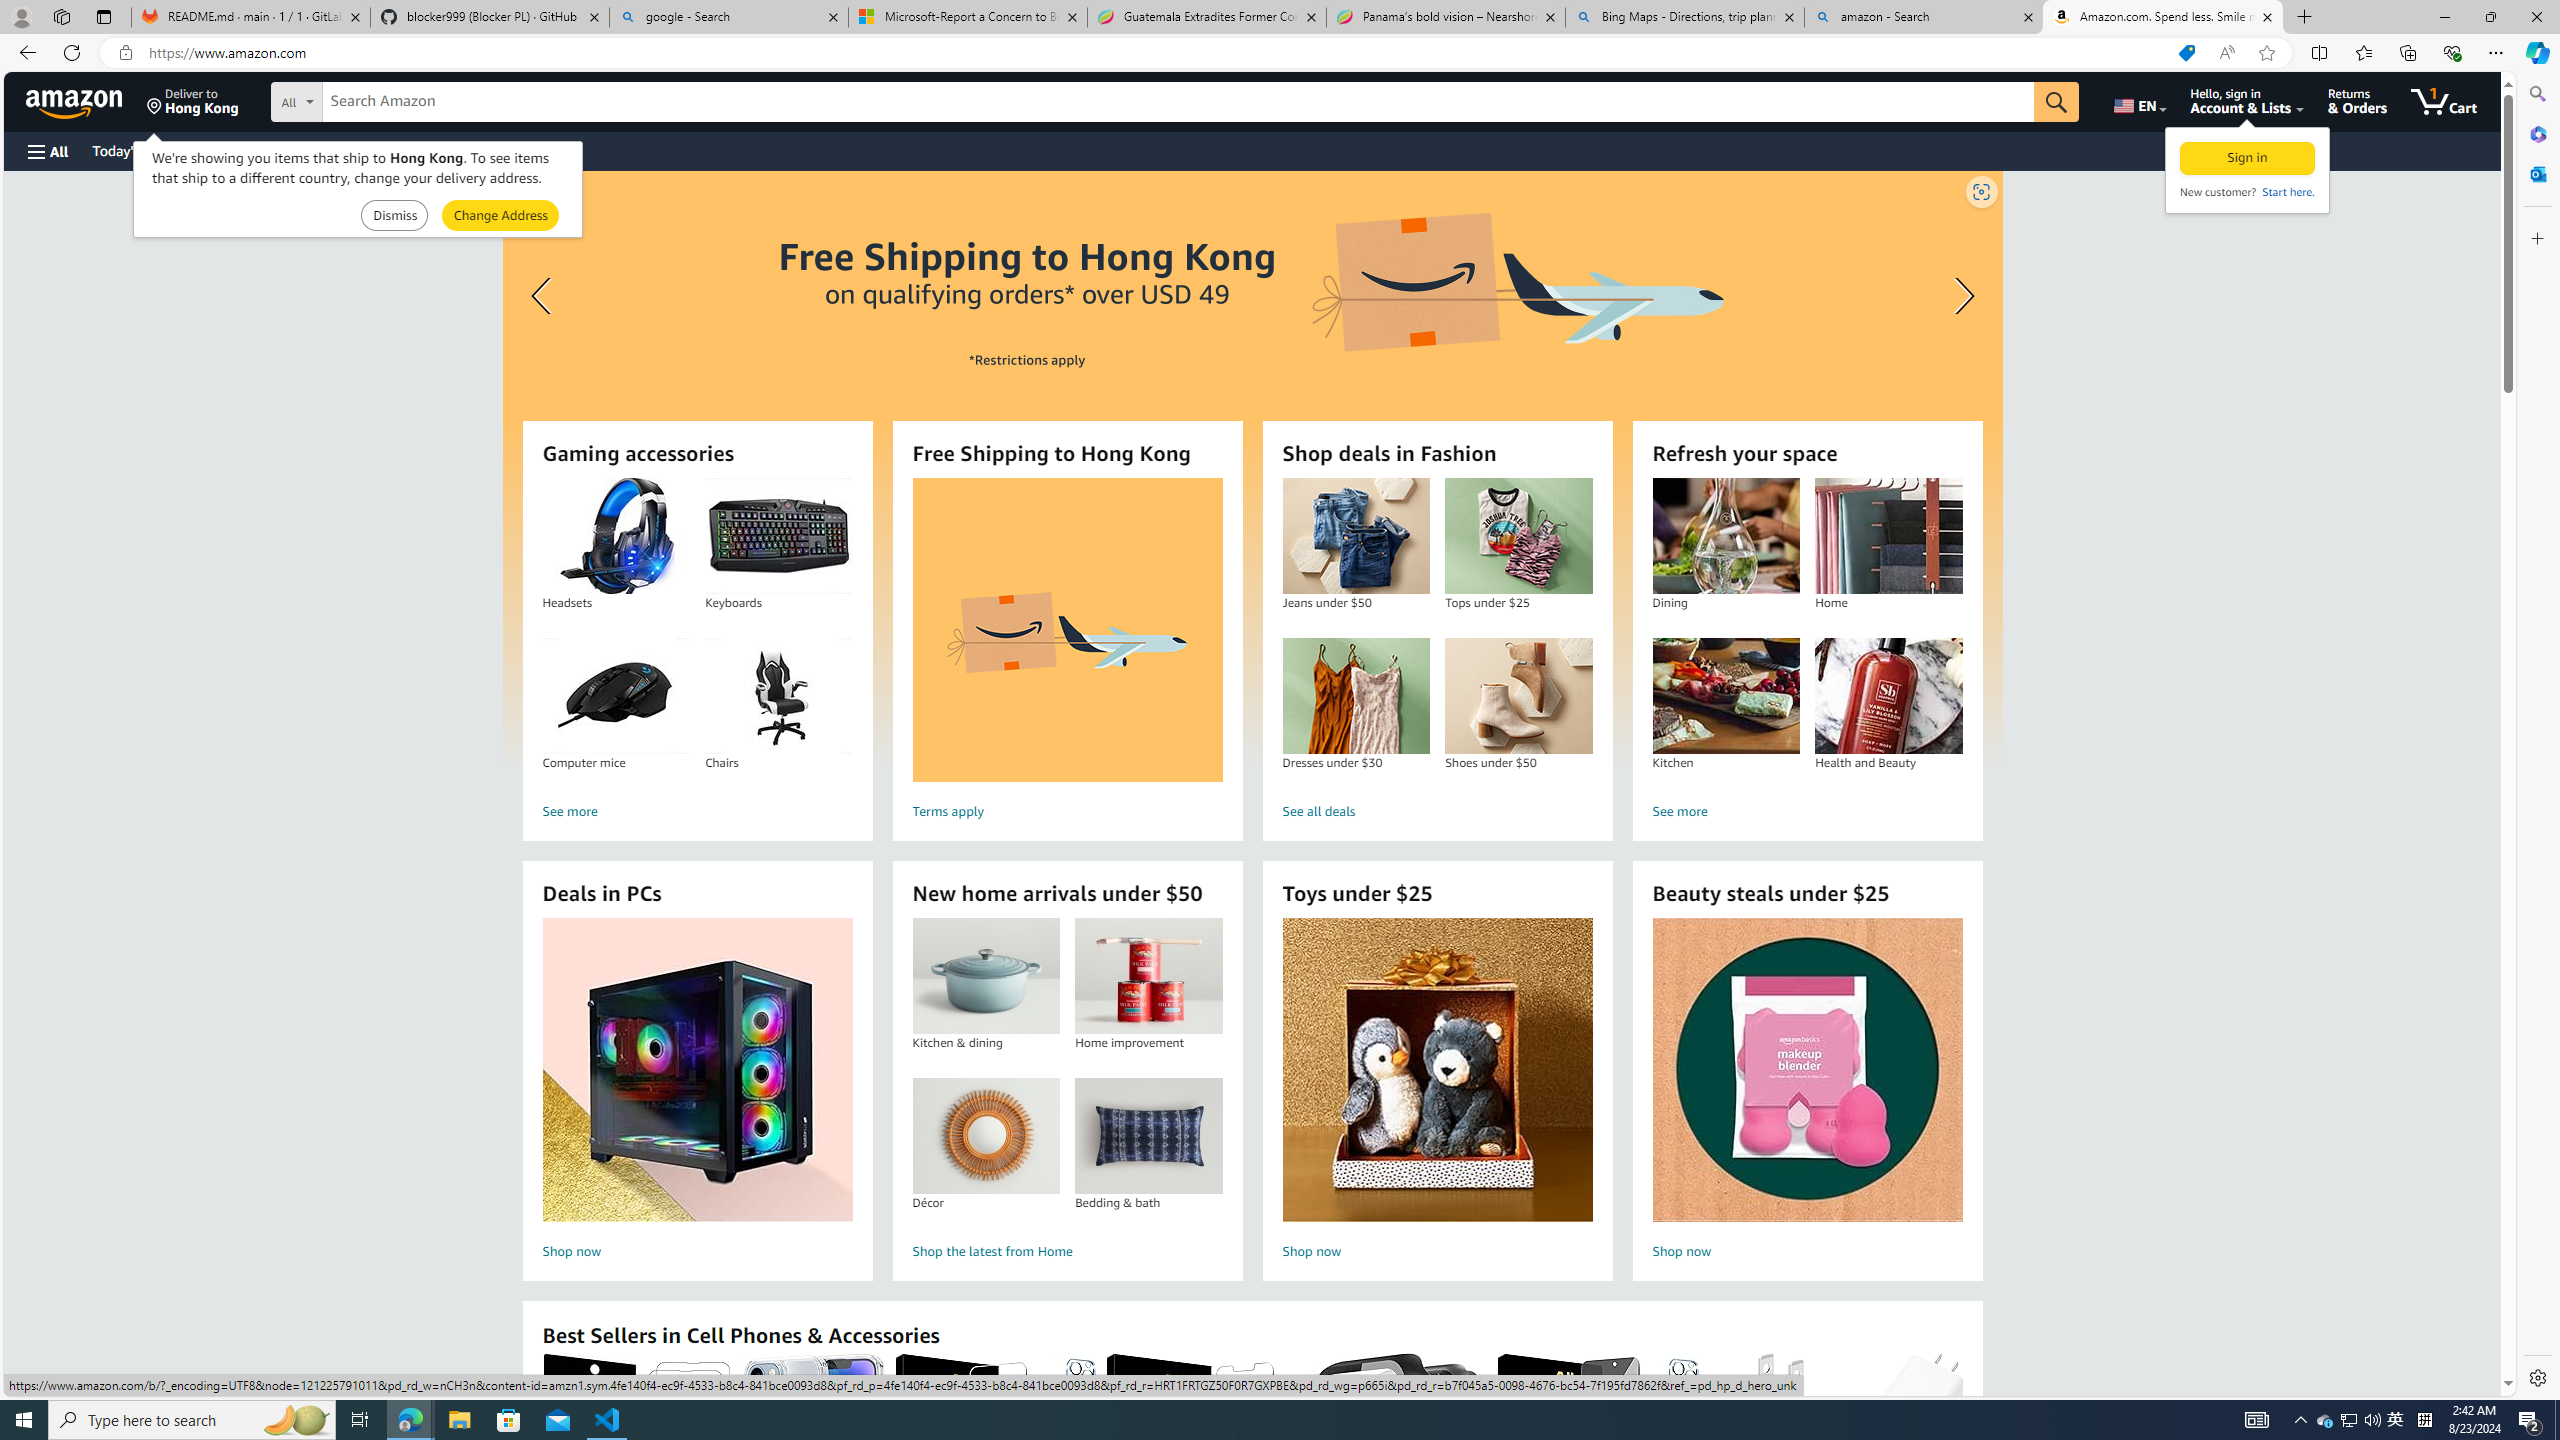  Describe the element at coordinates (697, 1091) in the screenshot. I see `'Deals in PCs Shop now'` at that location.